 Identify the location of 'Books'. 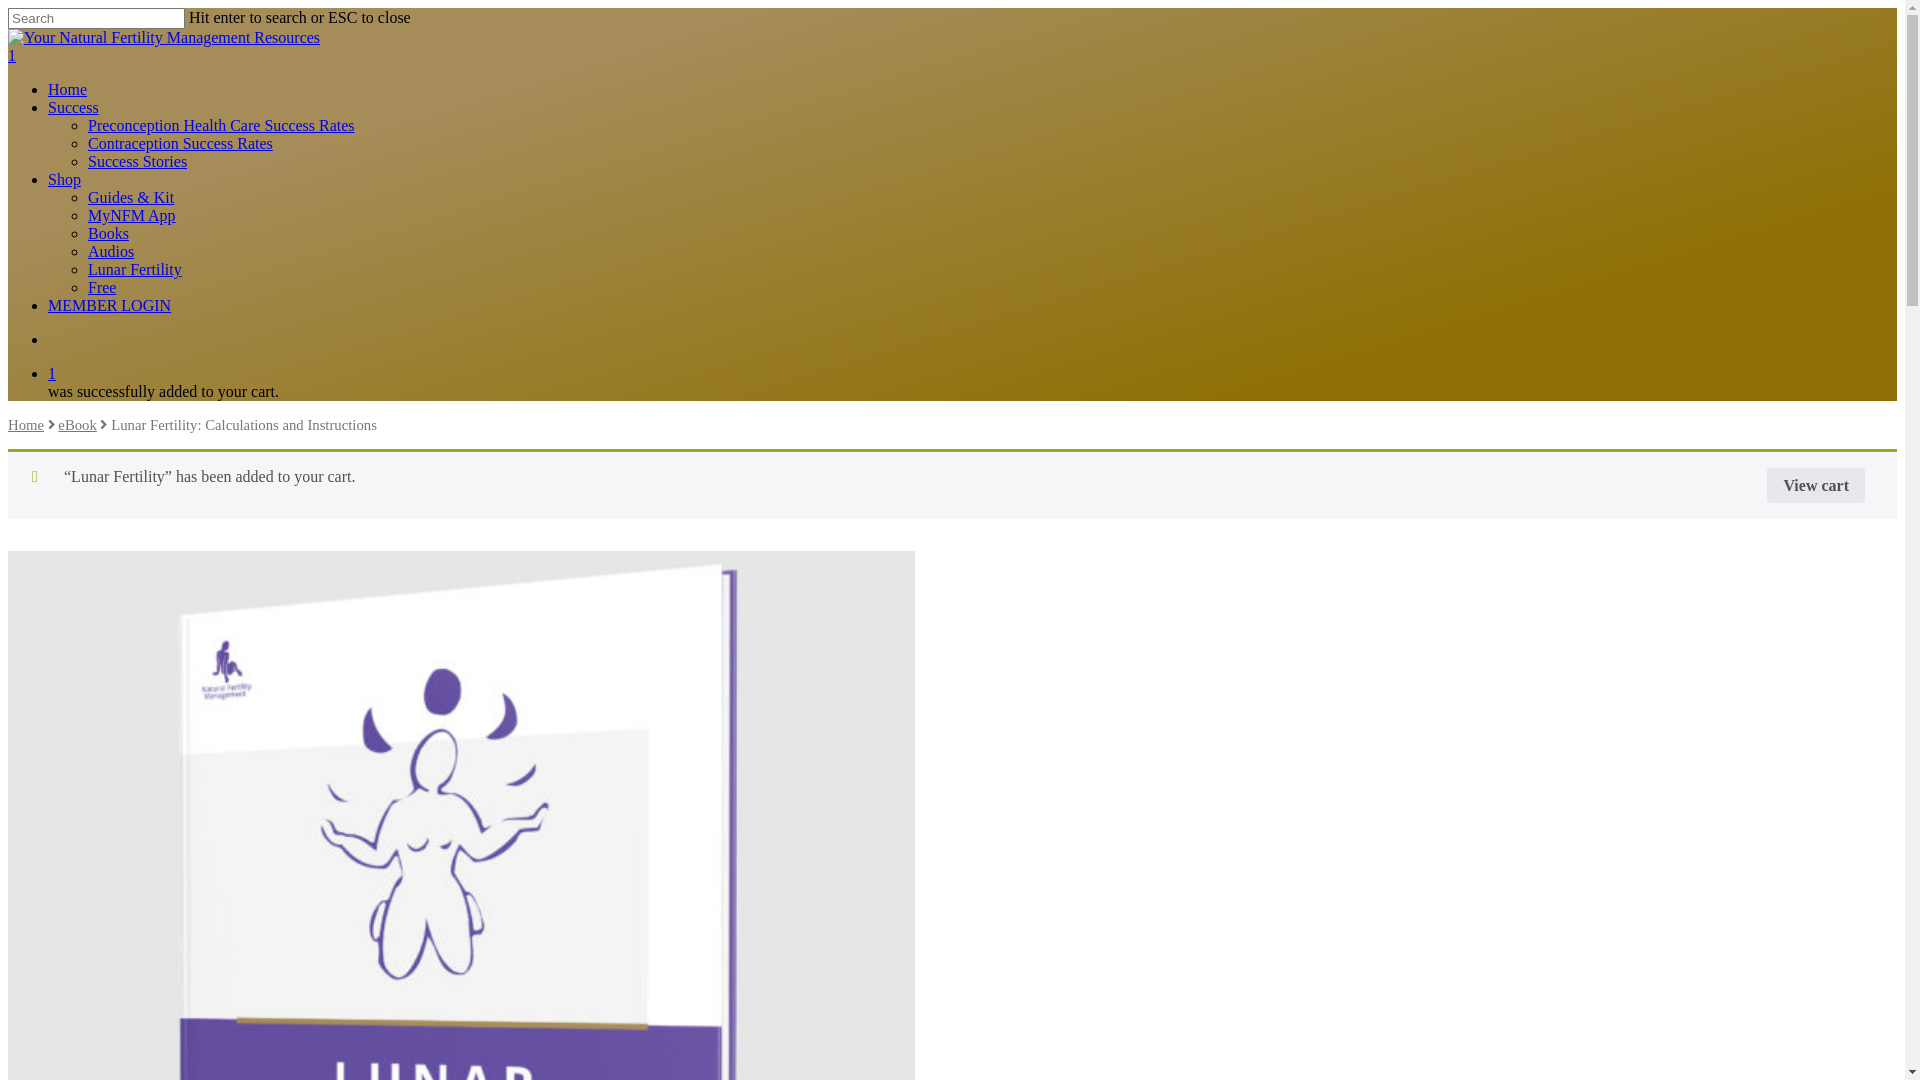
(107, 232).